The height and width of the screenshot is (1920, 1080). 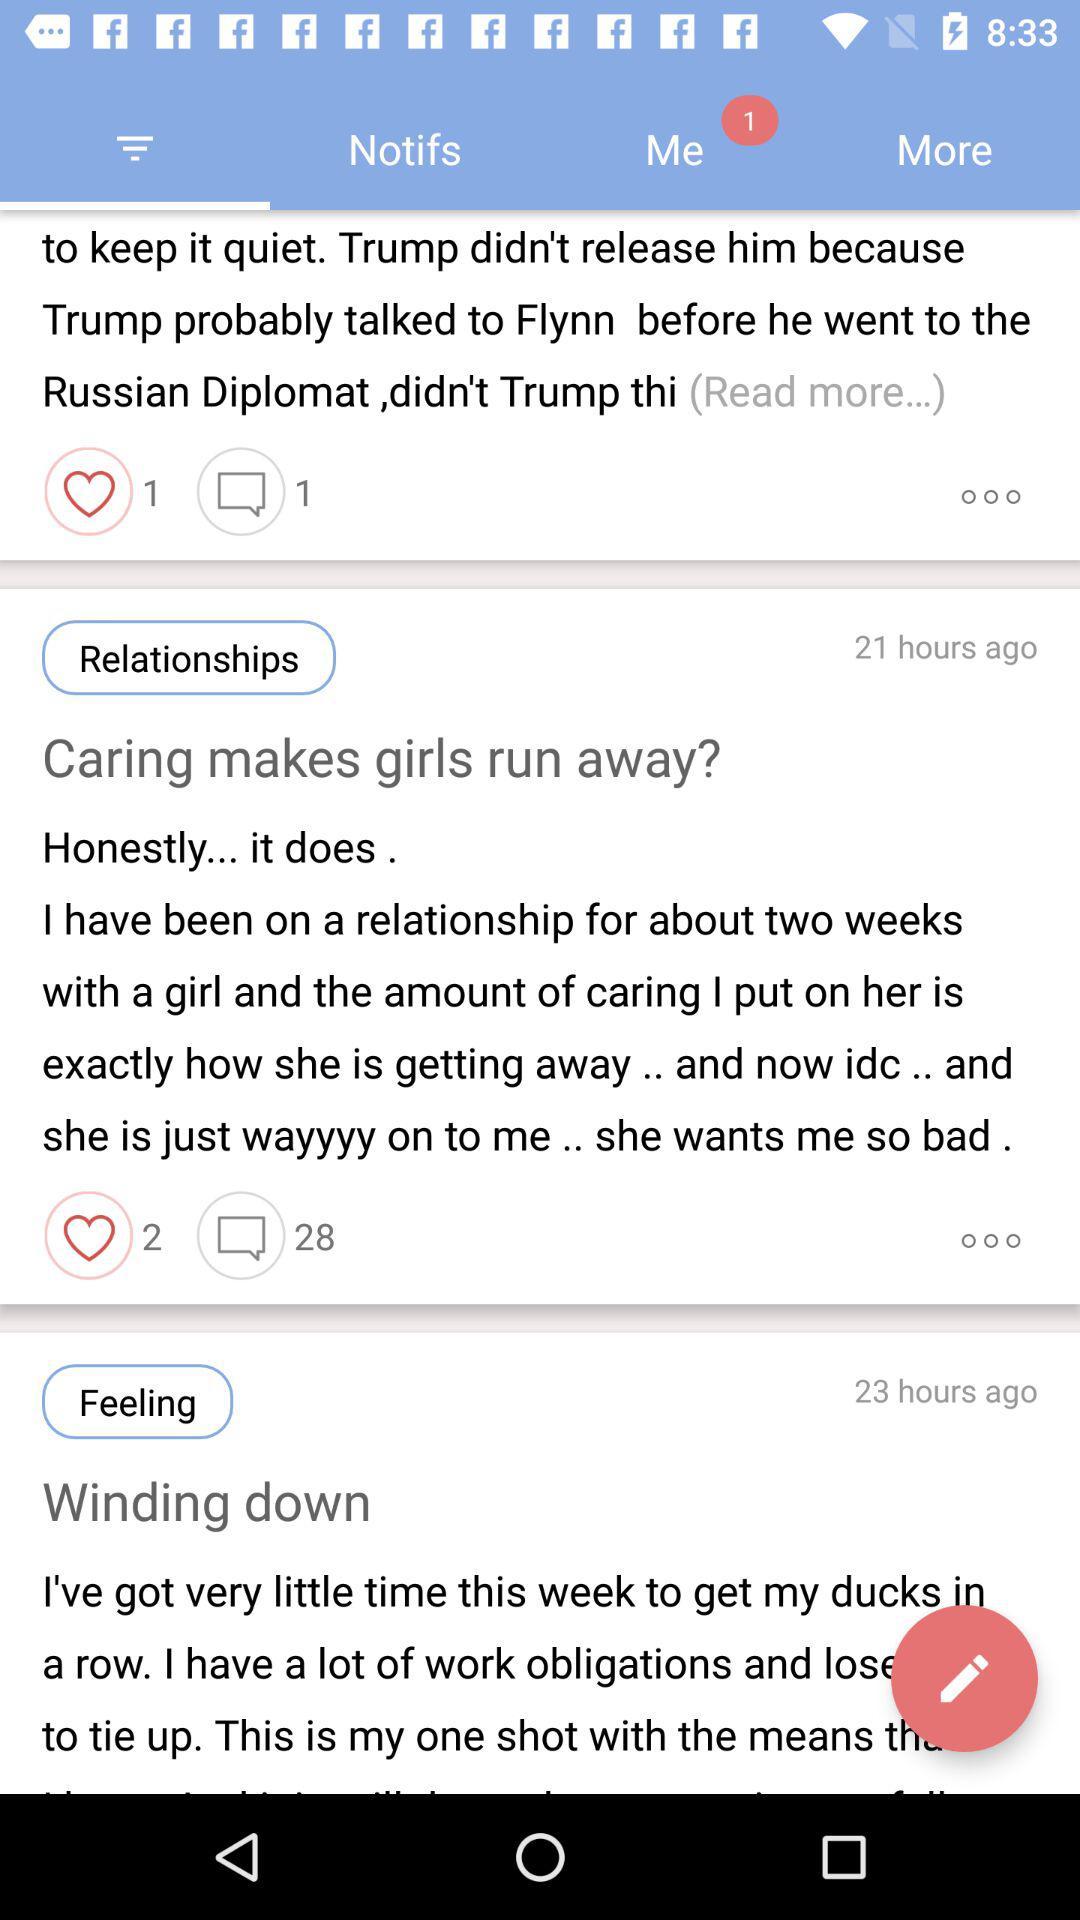 What do you see at coordinates (136, 1400) in the screenshot?
I see `feeling` at bounding box center [136, 1400].